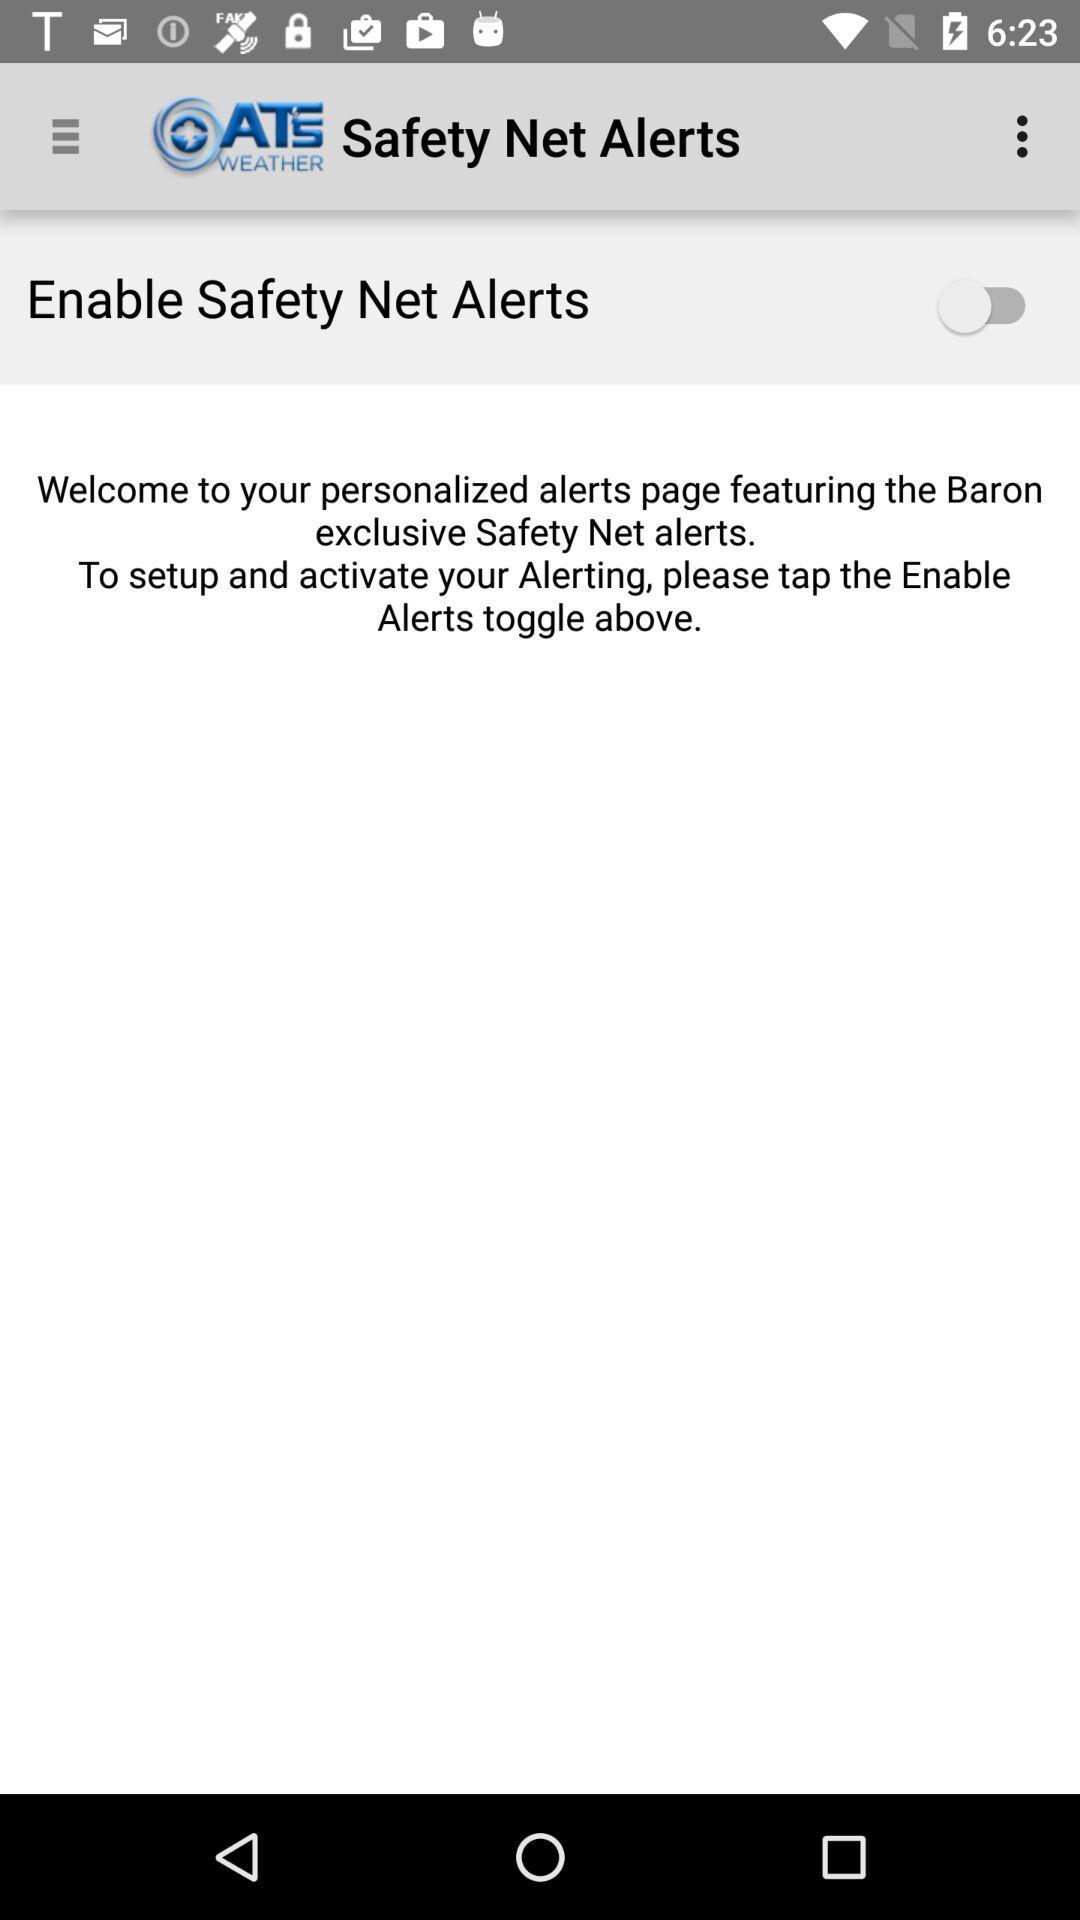 Image resolution: width=1080 pixels, height=1920 pixels. I want to click on the icon above the enable safety net icon, so click(72, 135).